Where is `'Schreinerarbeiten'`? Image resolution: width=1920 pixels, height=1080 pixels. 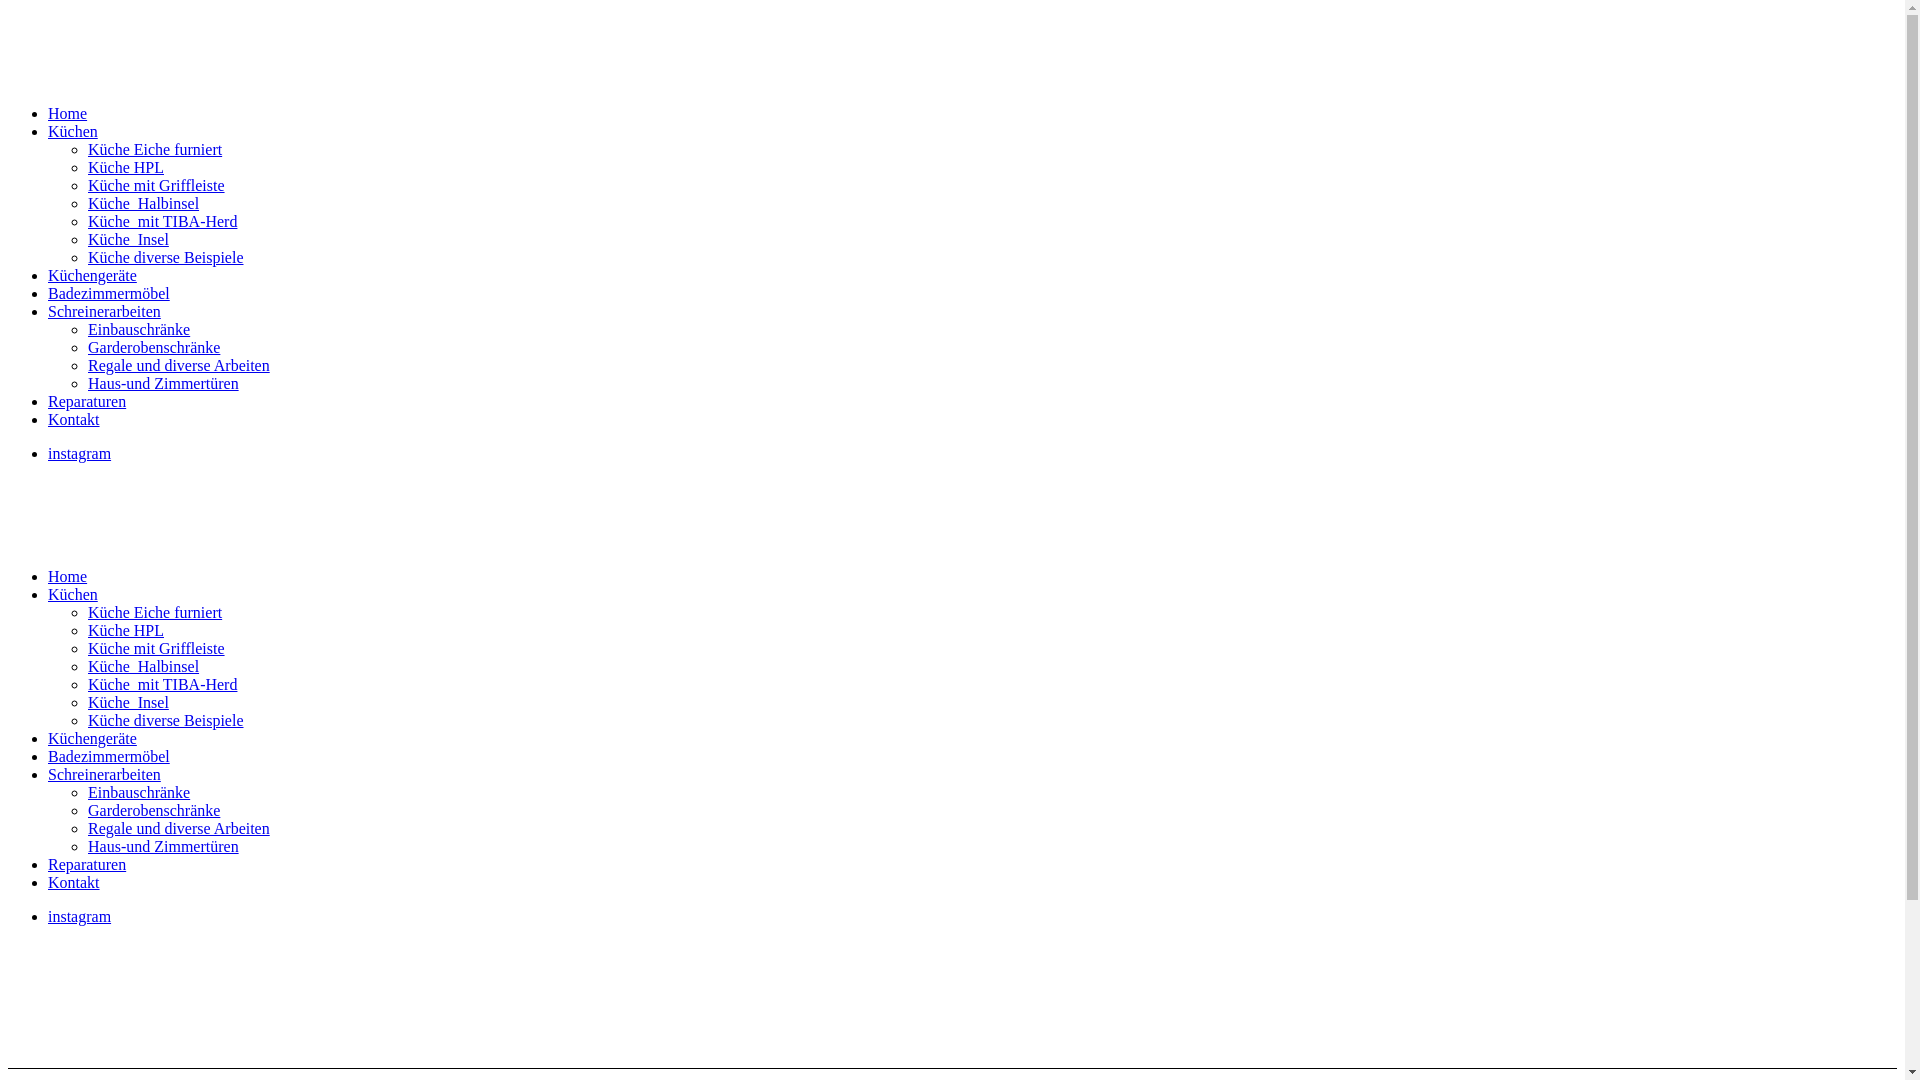
'Schreinerarbeiten' is located at coordinates (103, 311).